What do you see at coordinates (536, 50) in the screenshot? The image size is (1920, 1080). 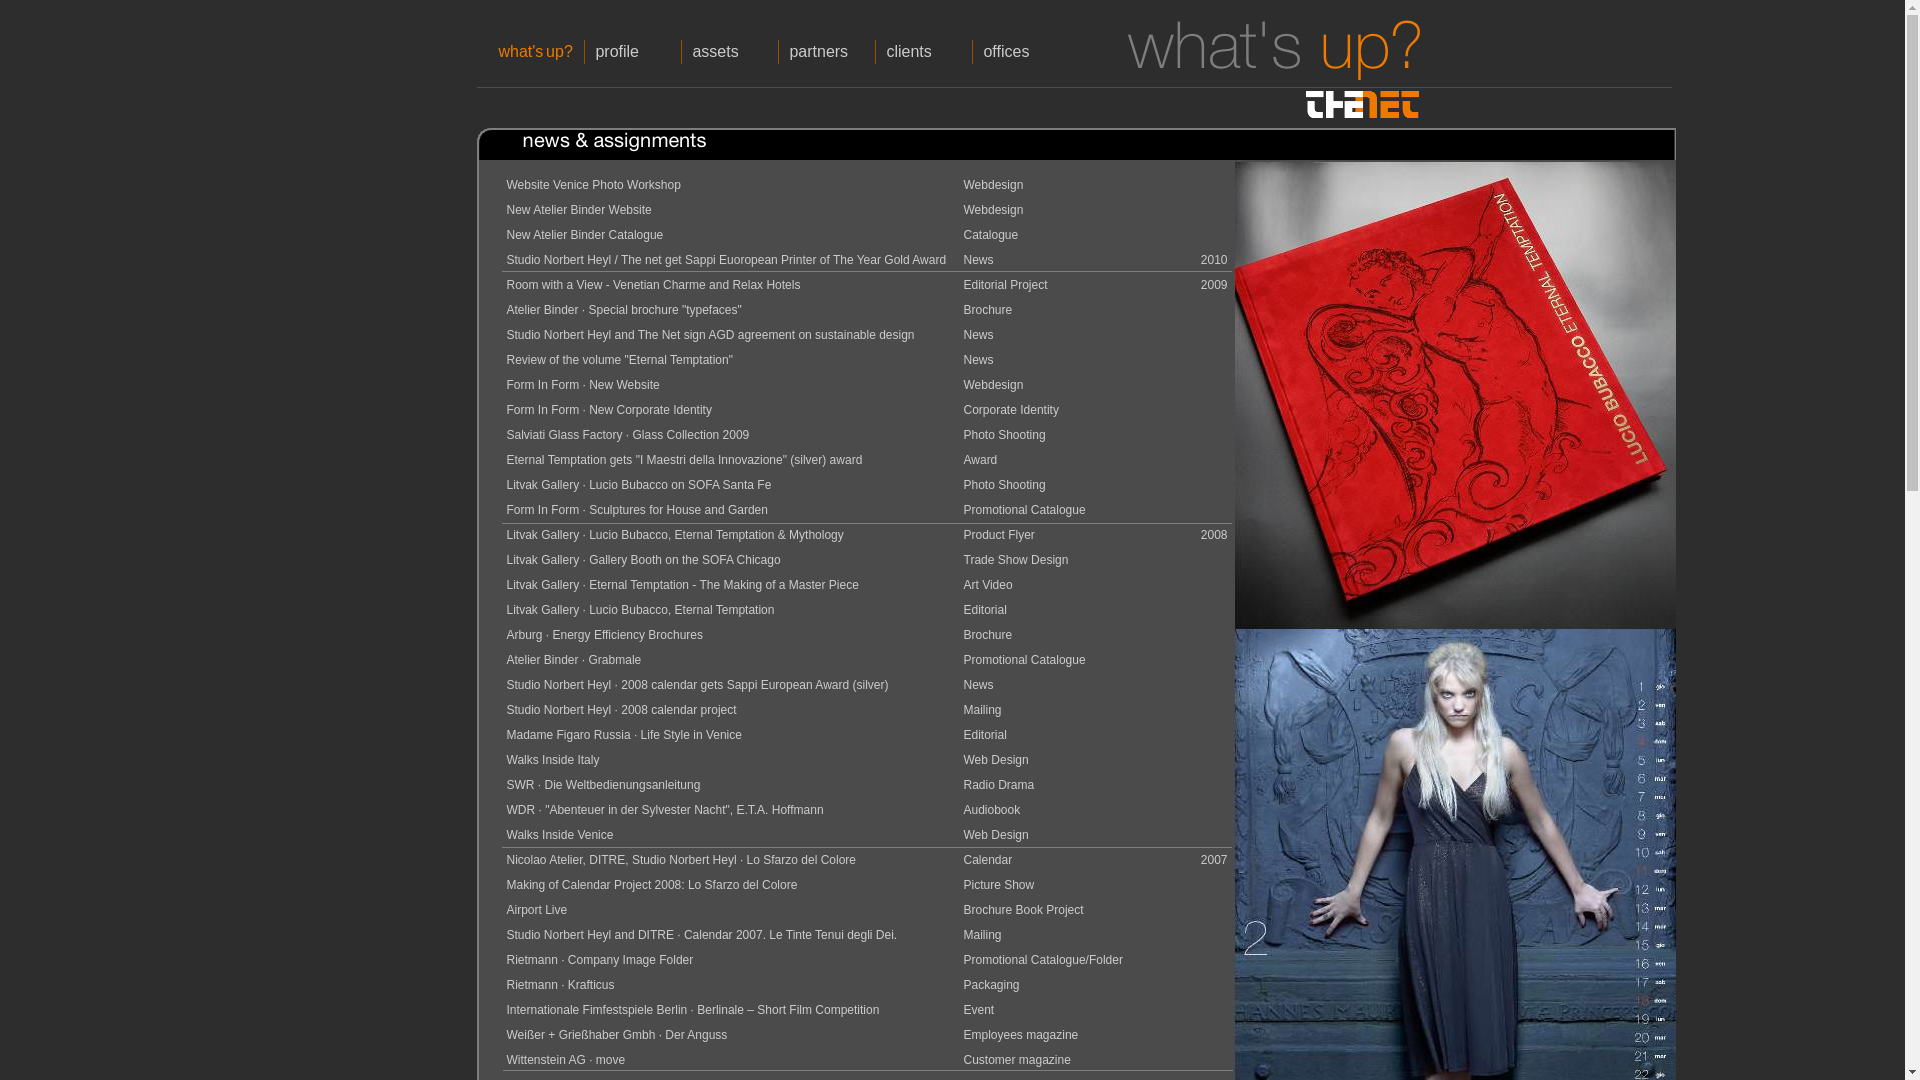 I see `'what's up?'` at bounding box center [536, 50].